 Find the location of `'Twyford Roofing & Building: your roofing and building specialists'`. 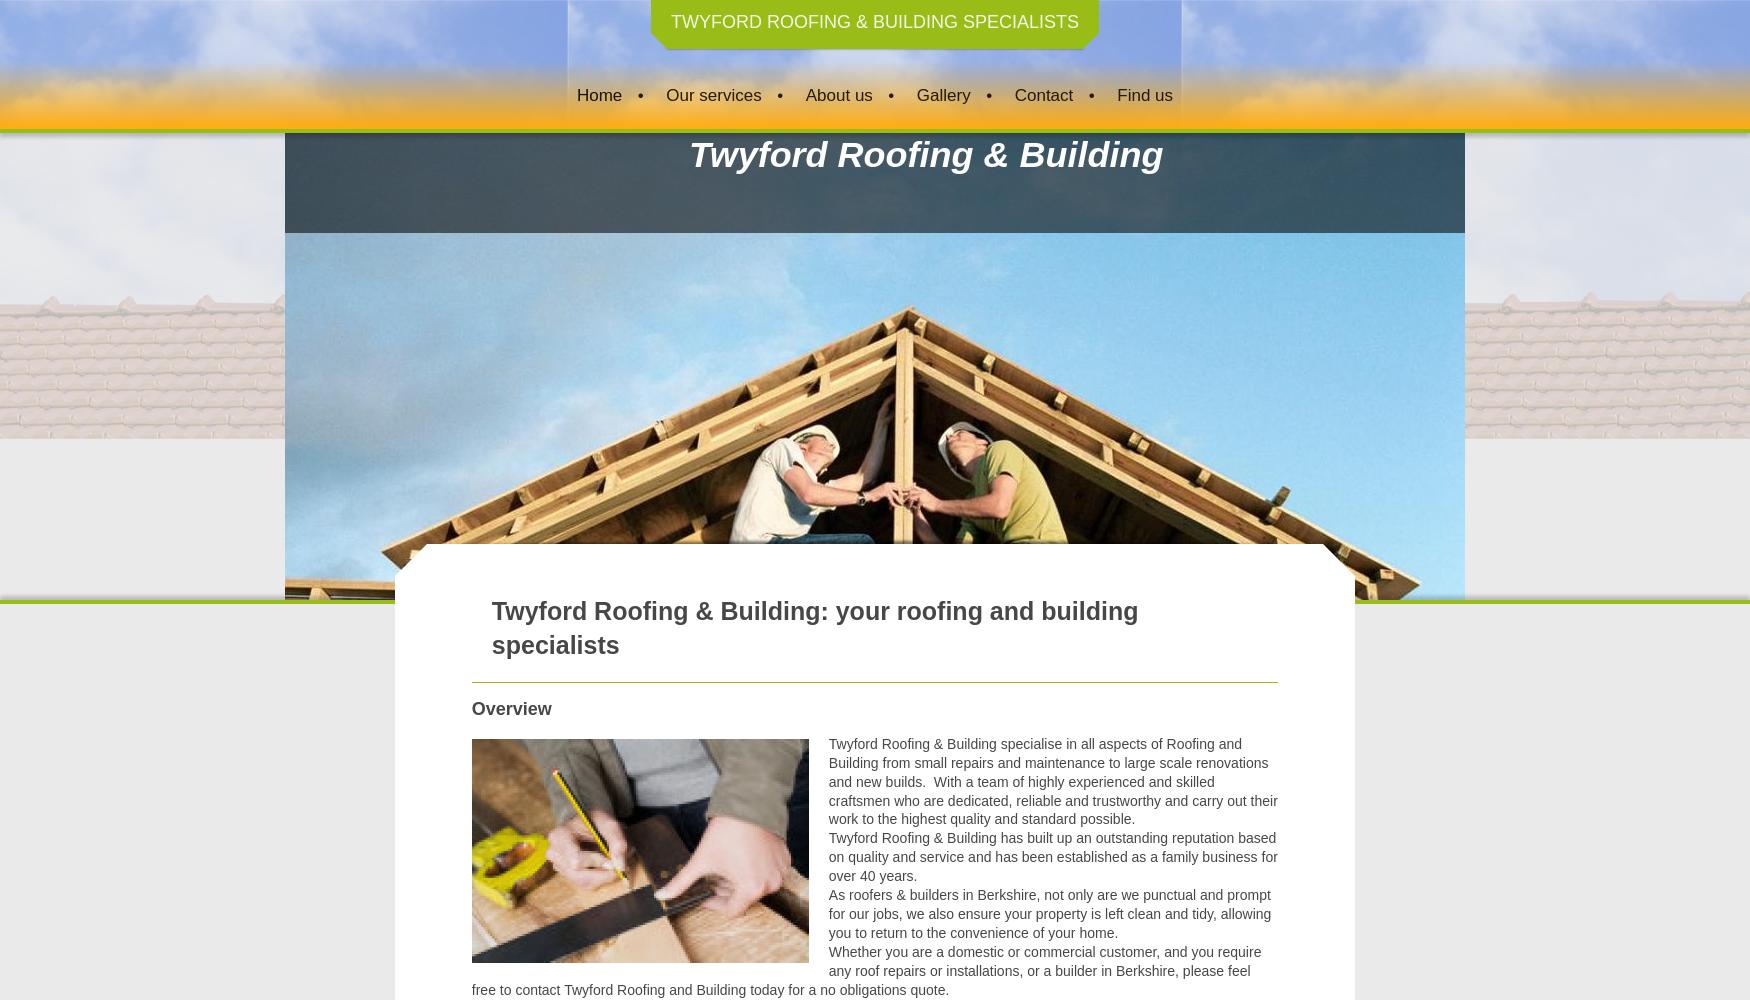

'Twyford Roofing & Building: your roofing and building specialists' is located at coordinates (814, 627).